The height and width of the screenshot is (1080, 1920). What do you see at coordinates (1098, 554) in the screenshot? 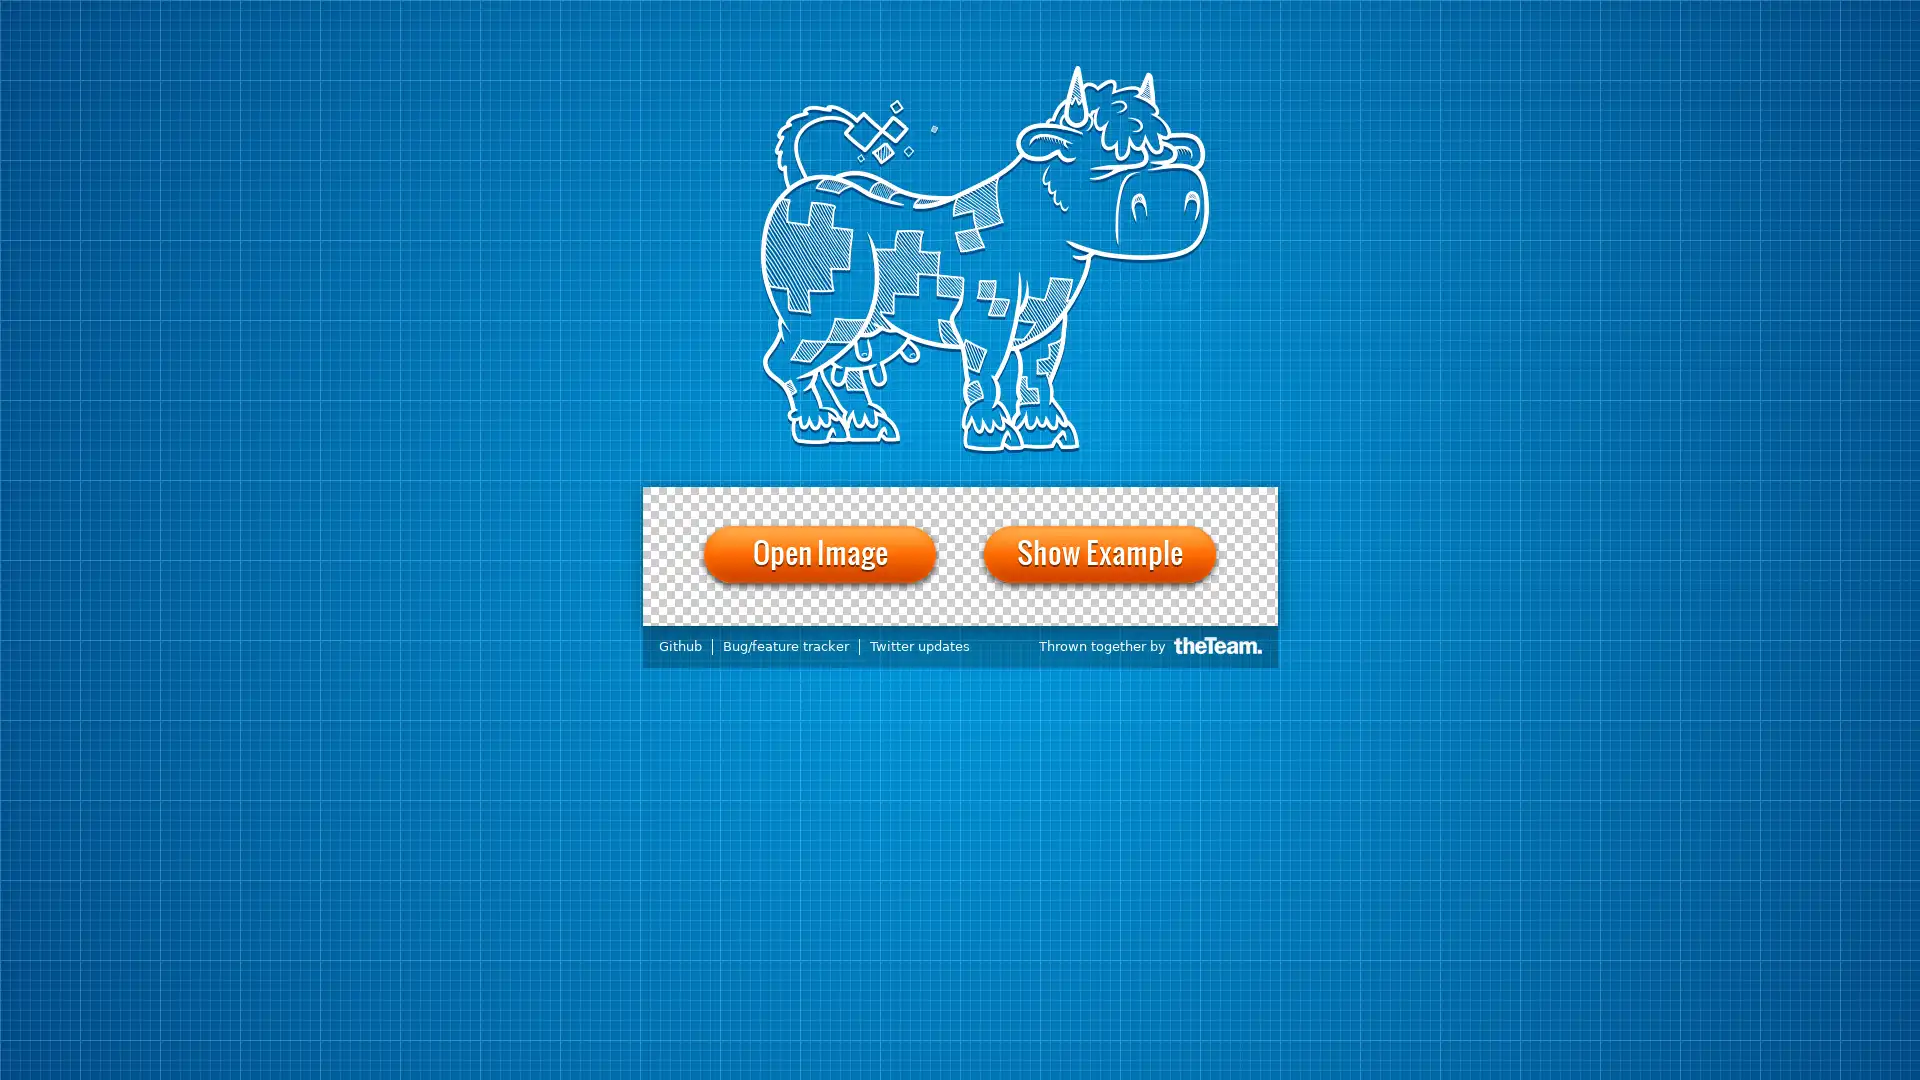
I see `Show Example` at bounding box center [1098, 554].